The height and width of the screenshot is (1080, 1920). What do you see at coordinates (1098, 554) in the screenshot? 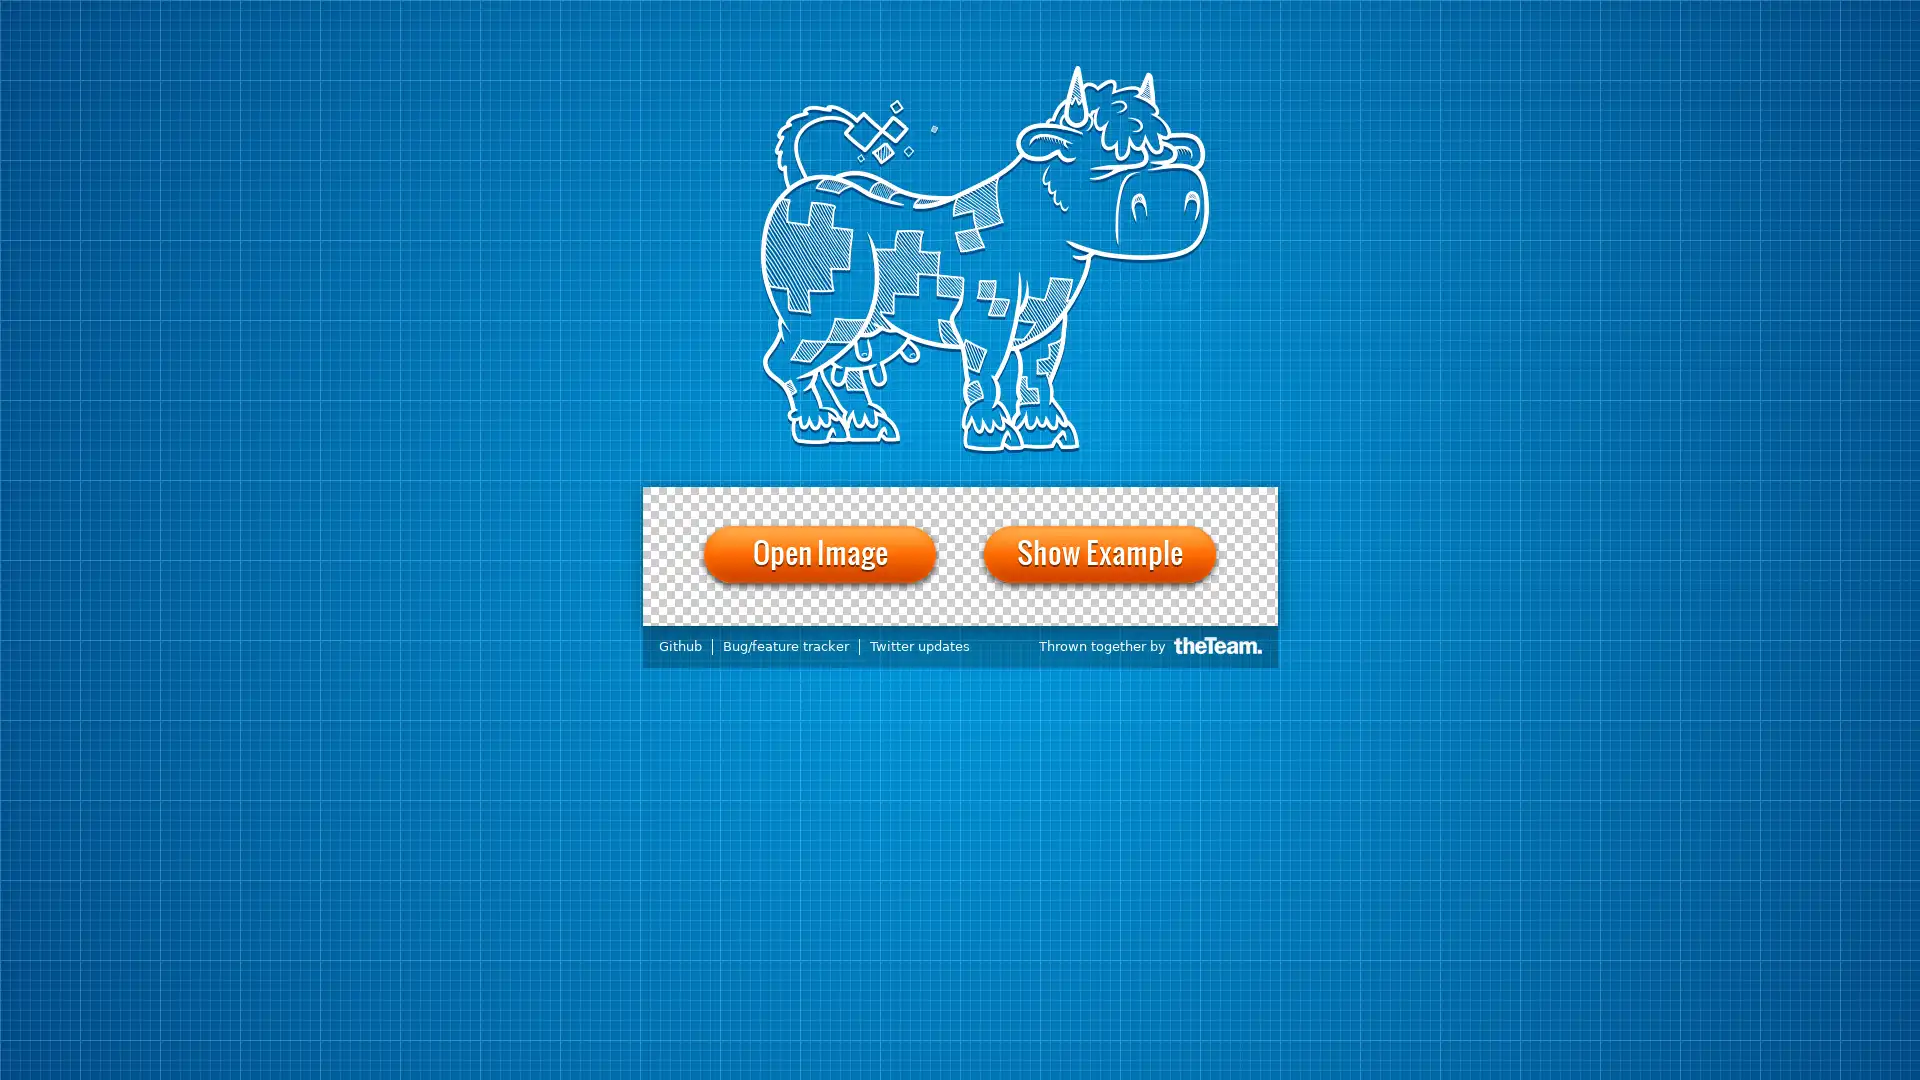
I see `Show Example` at bounding box center [1098, 554].